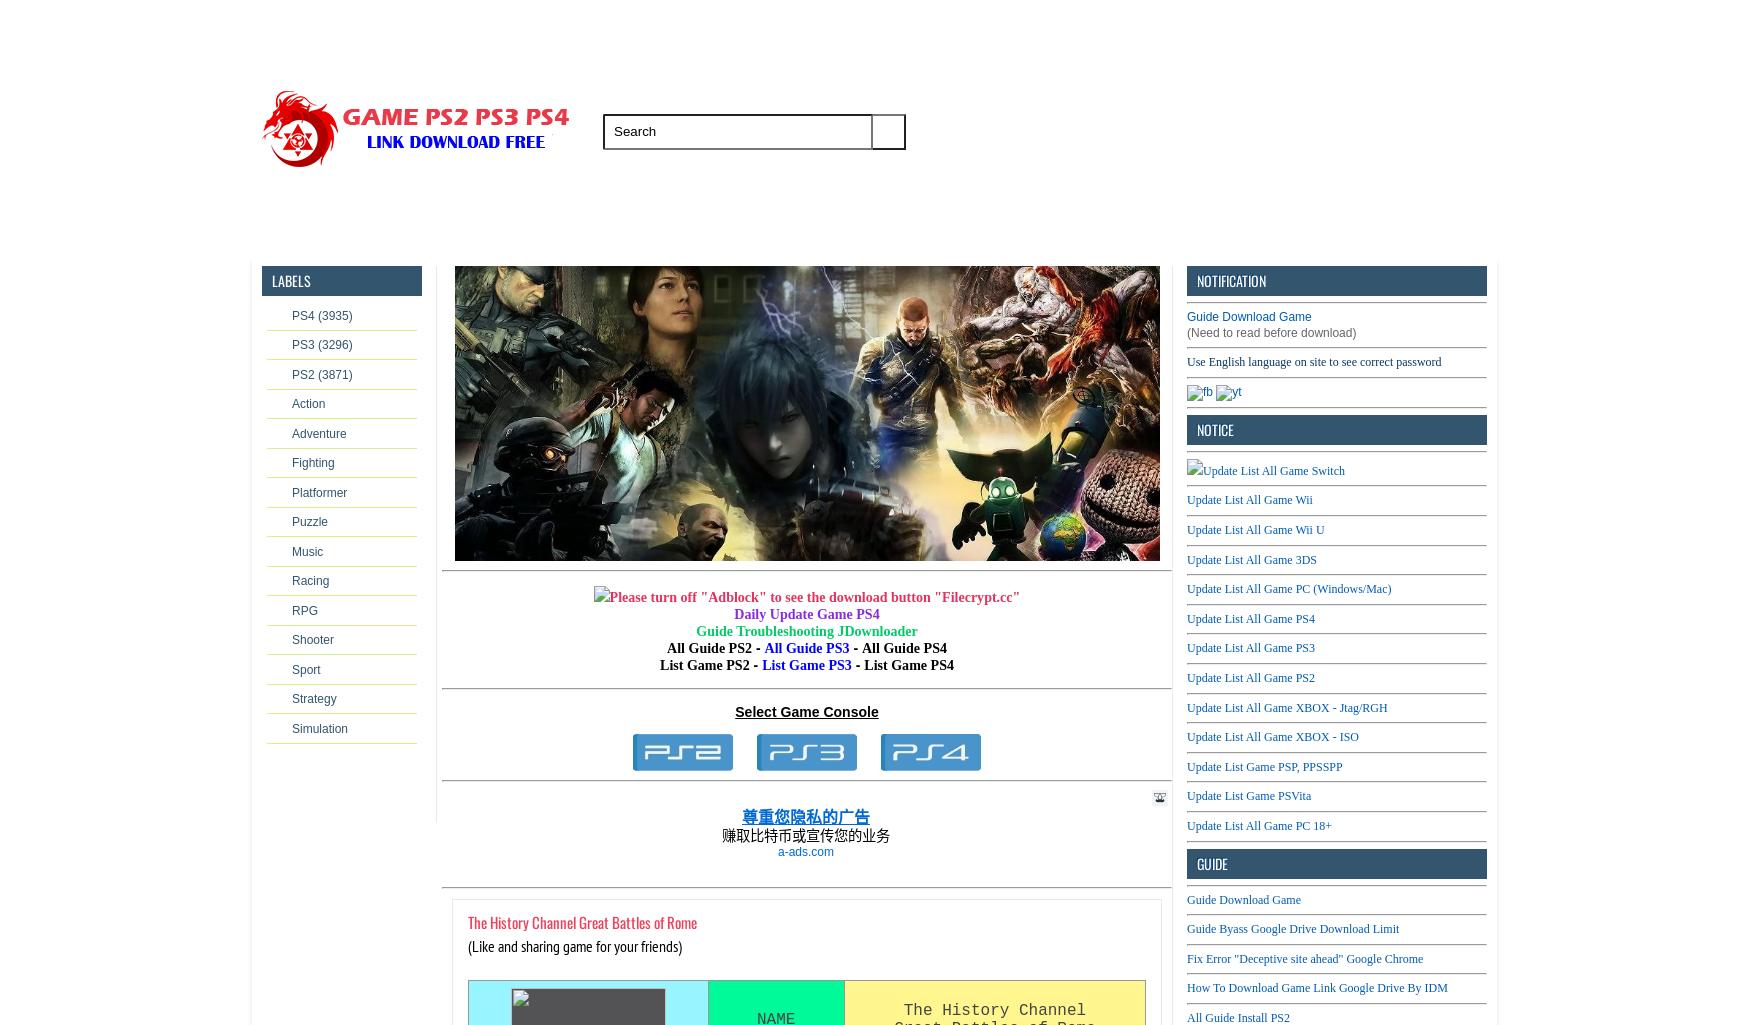 This screenshot has width=1749, height=1025. I want to click on 'Action', so click(307, 403).